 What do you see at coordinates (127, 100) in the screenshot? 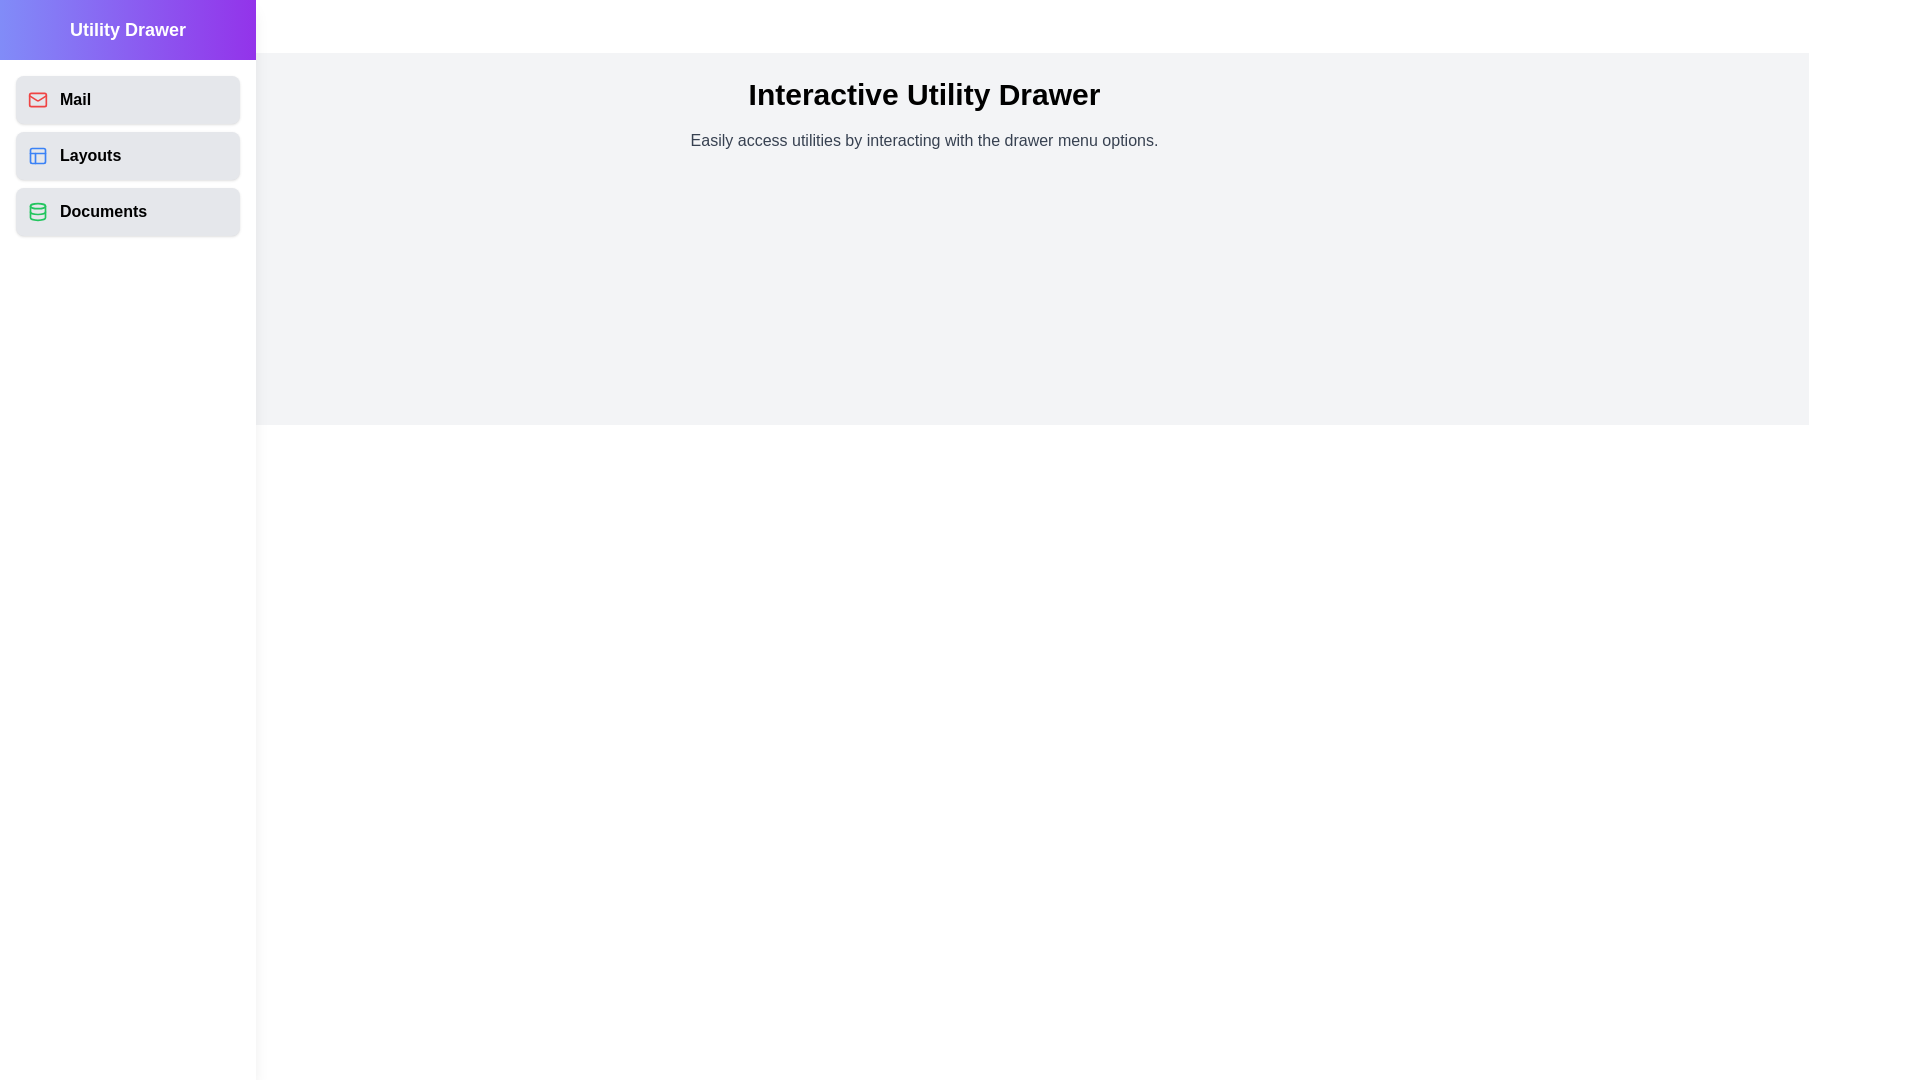
I see `the utility option Mail in the drawer` at bounding box center [127, 100].